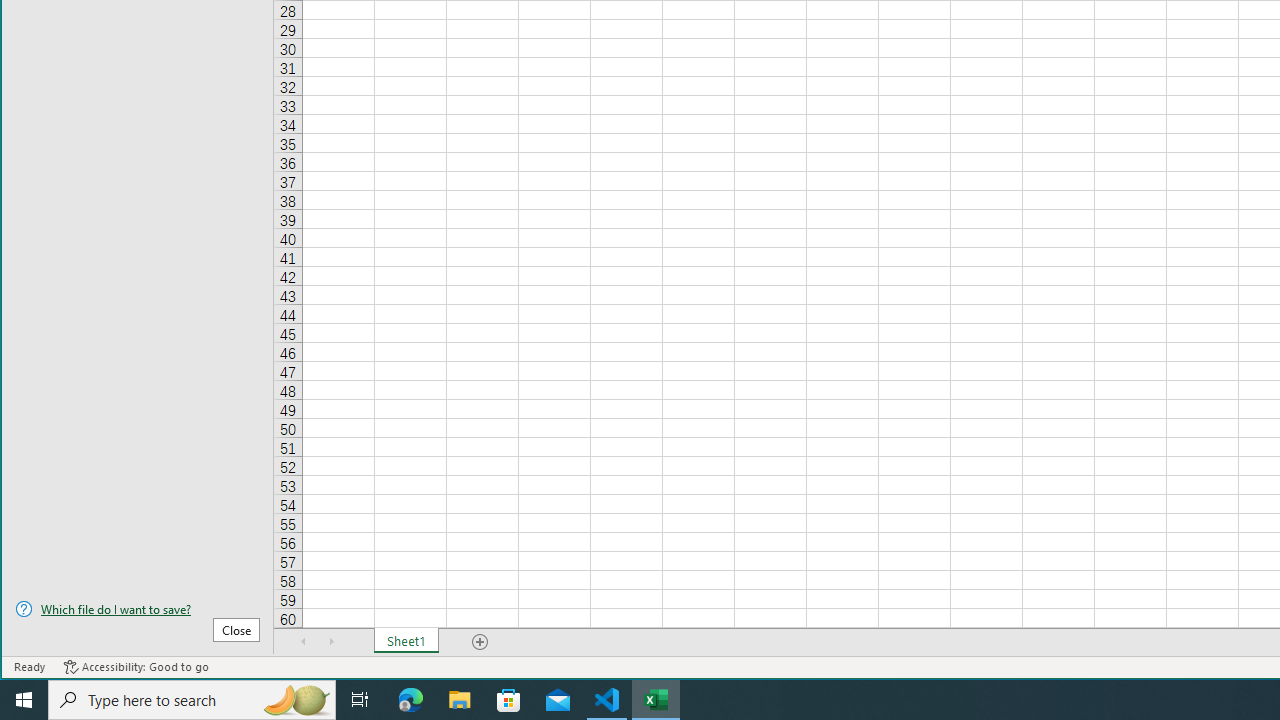 The image size is (1280, 720). Describe the element at coordinates (459, 698) in the screenshot. I see `'File Explorer'` at that location.